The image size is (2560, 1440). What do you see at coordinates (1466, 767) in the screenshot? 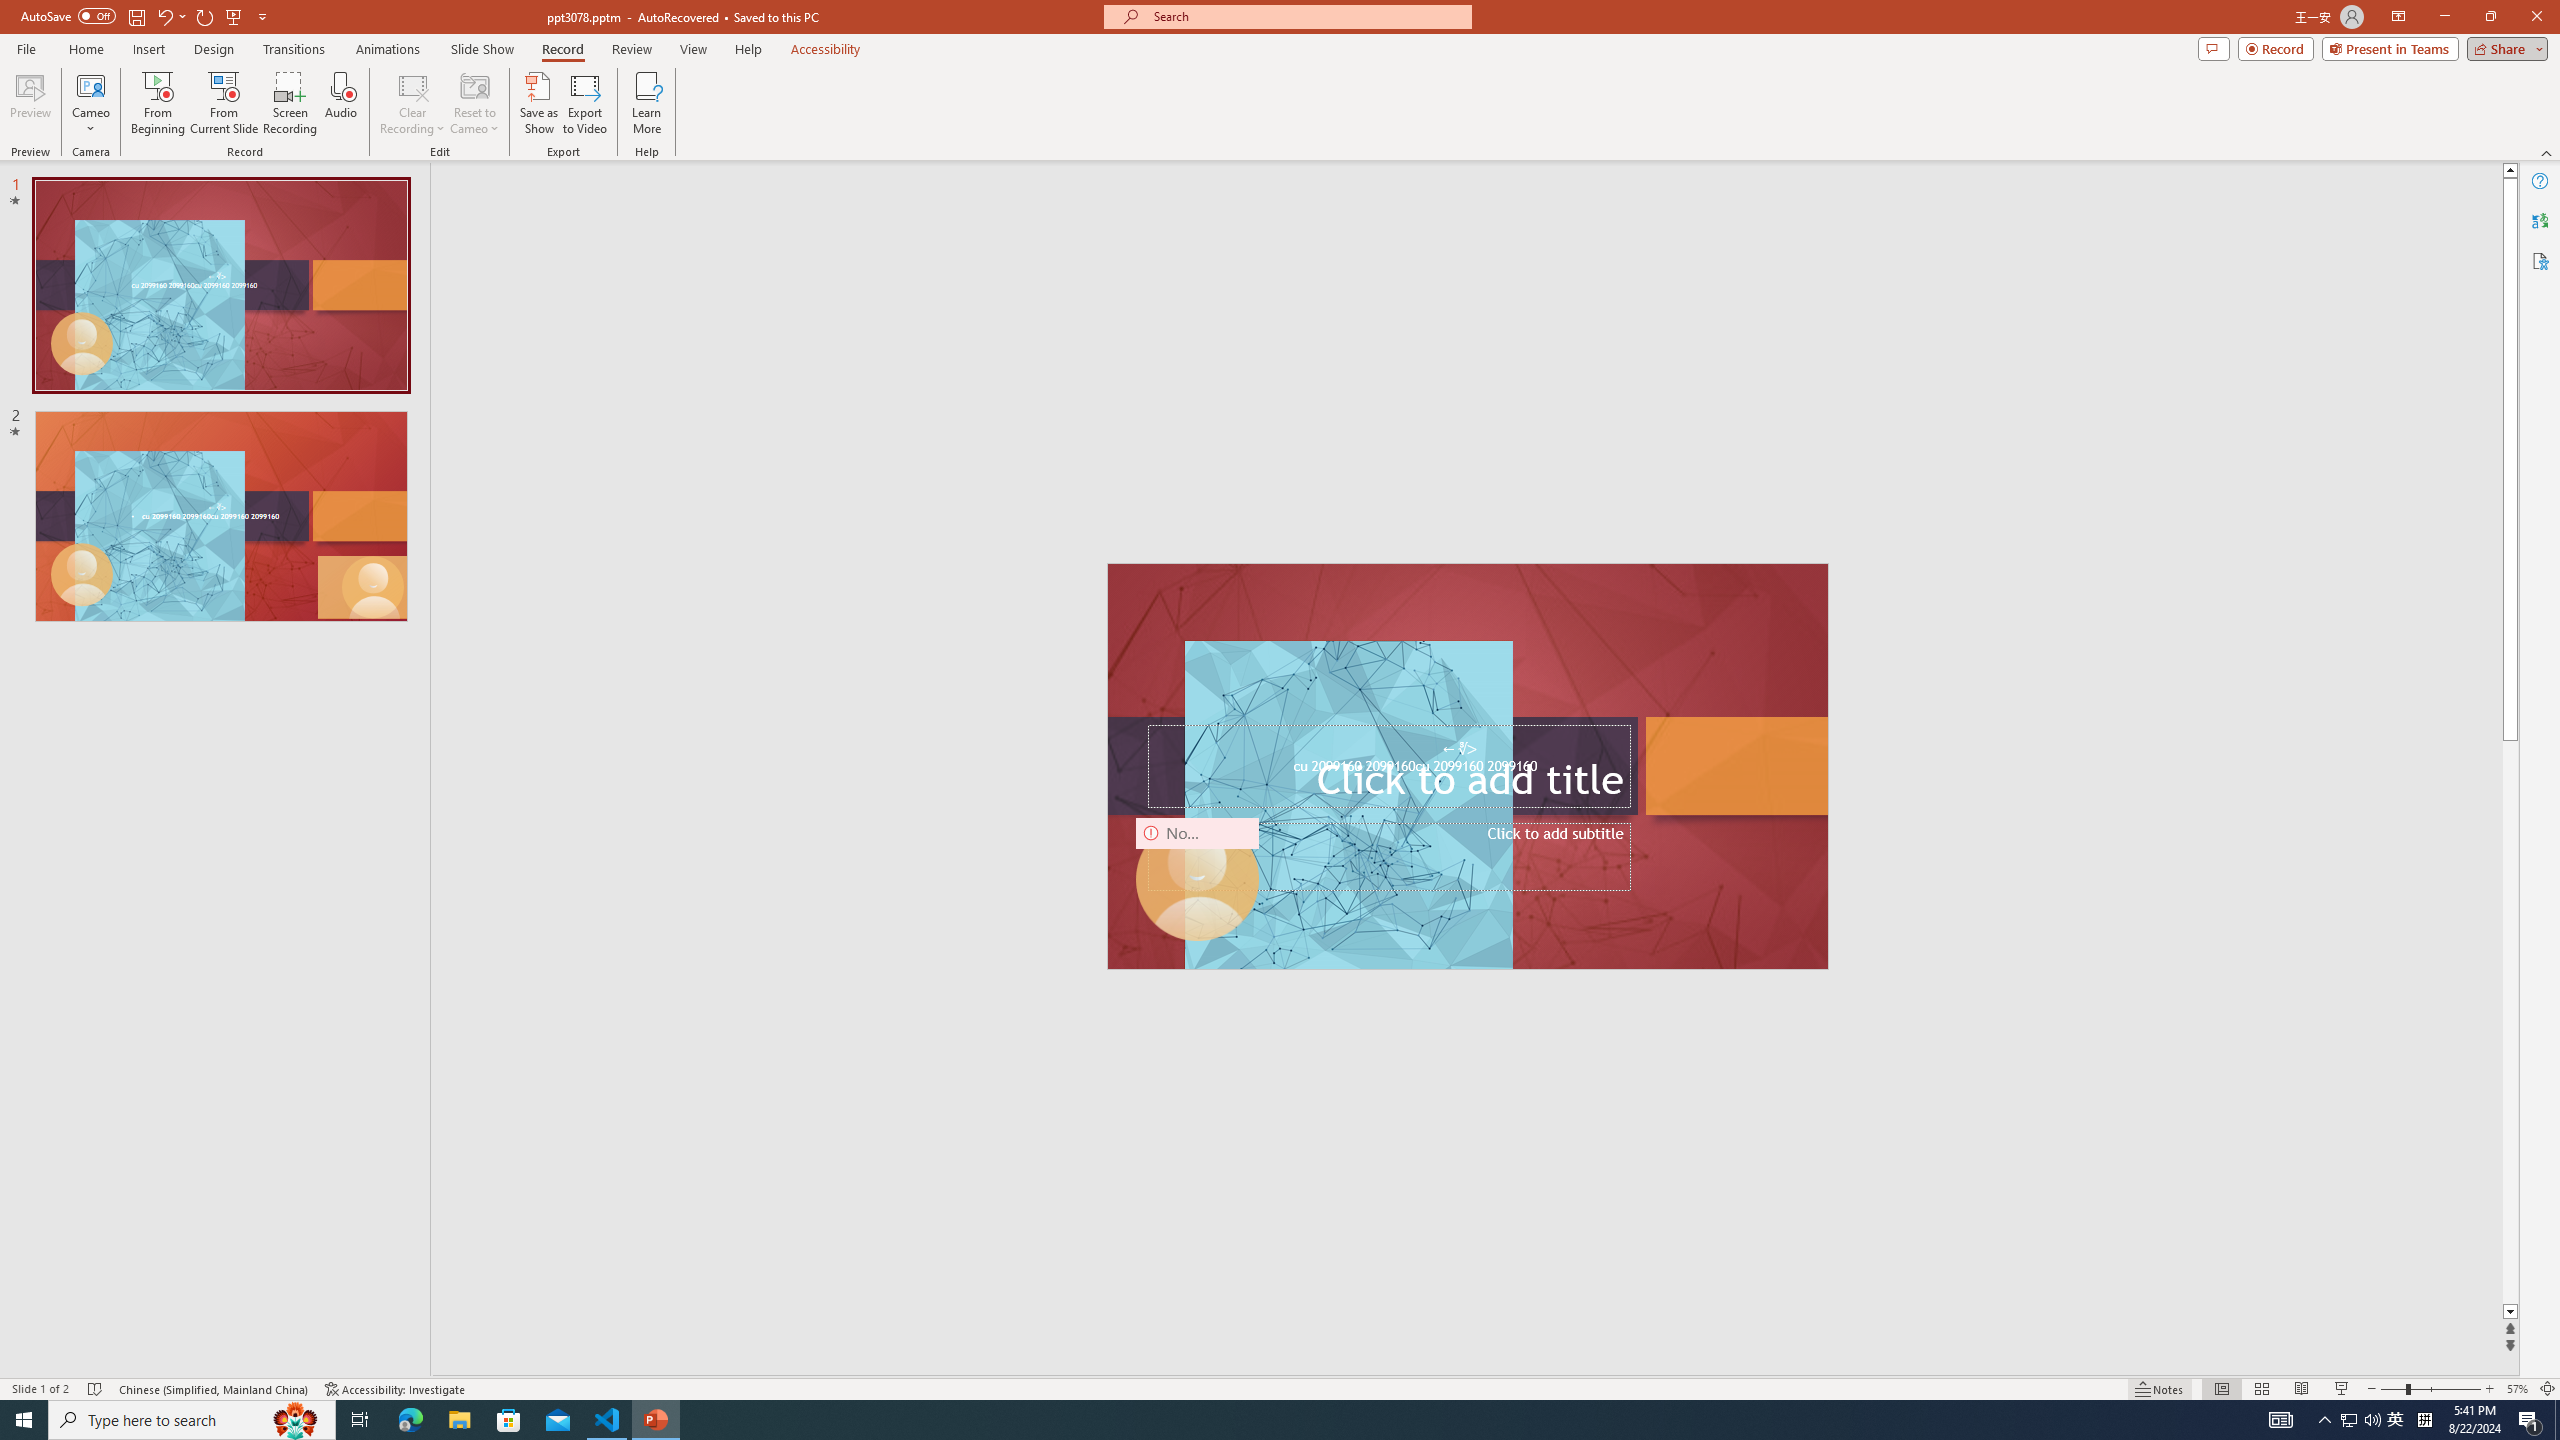
I see `'TextBox 61'` at bounding box center [1466, 767].